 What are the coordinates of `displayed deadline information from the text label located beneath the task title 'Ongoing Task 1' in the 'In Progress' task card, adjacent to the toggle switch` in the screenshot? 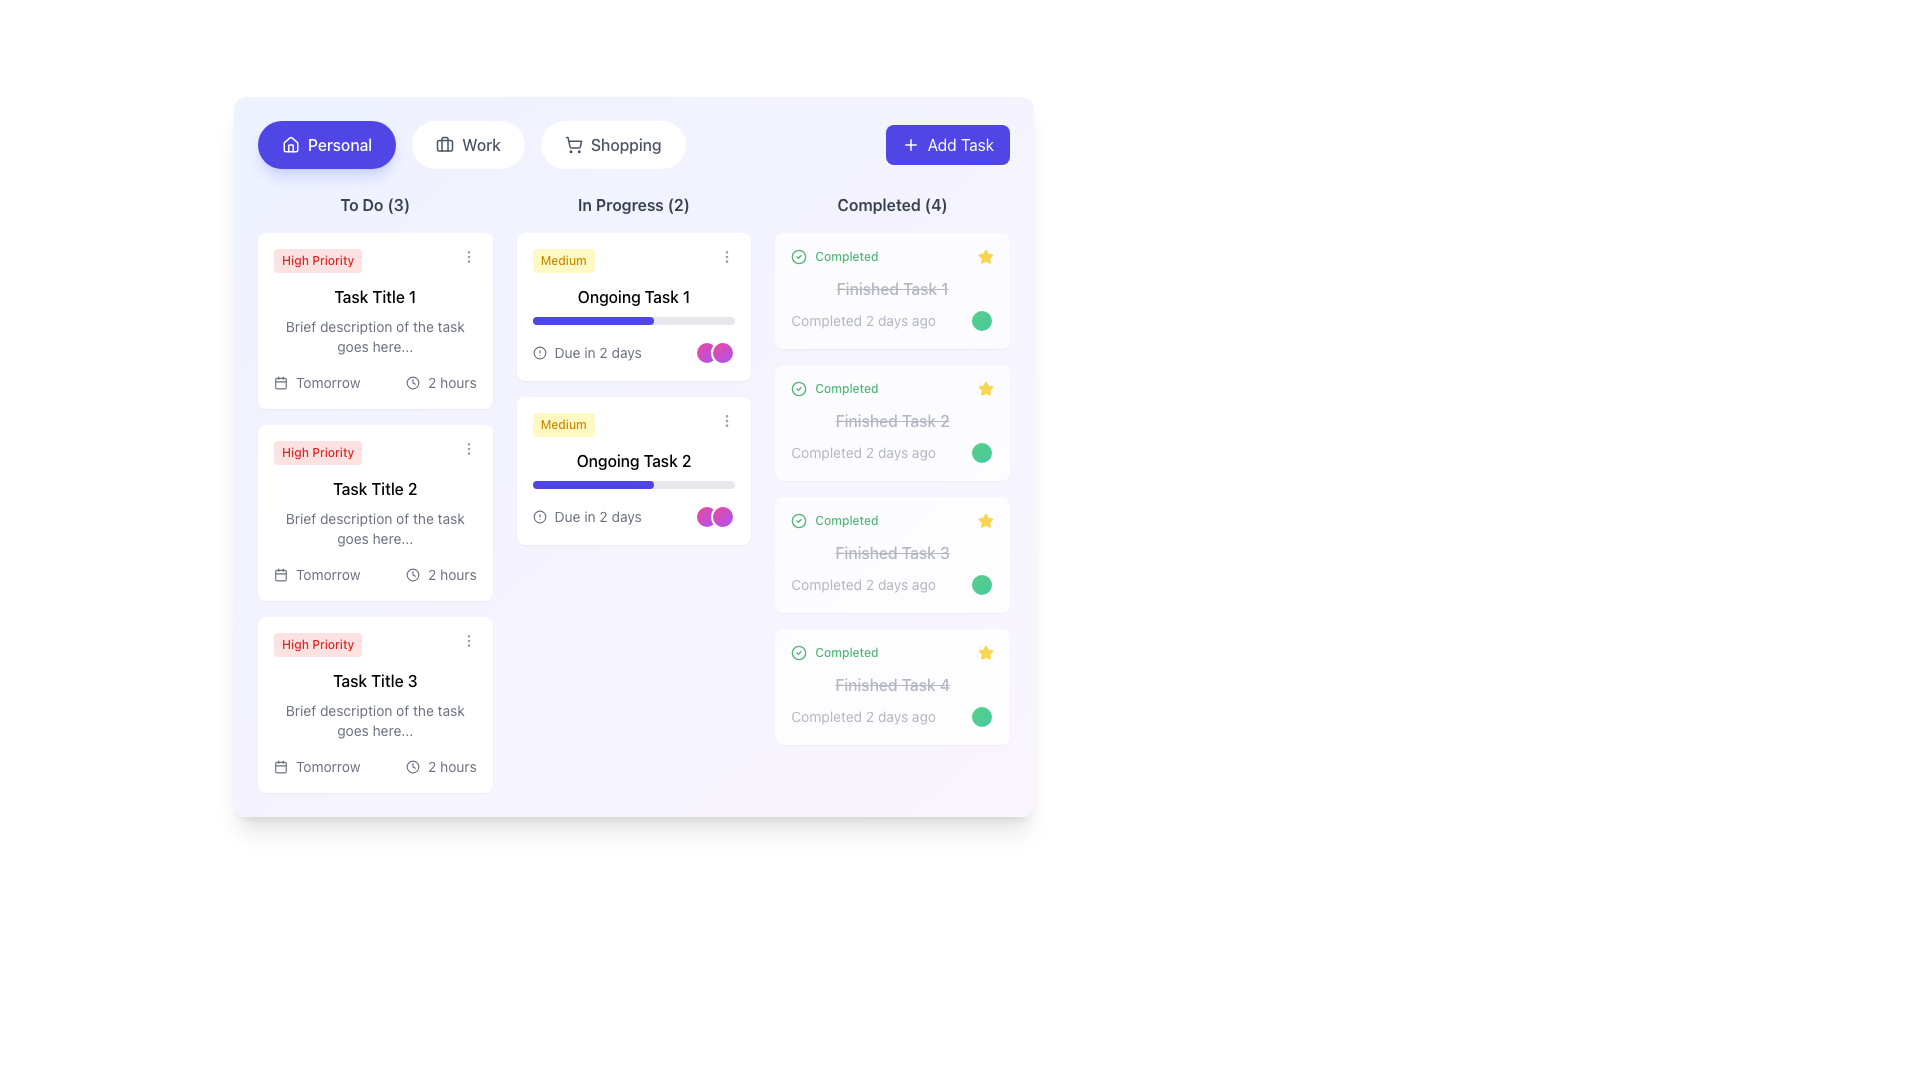 It's located at (586, 352).